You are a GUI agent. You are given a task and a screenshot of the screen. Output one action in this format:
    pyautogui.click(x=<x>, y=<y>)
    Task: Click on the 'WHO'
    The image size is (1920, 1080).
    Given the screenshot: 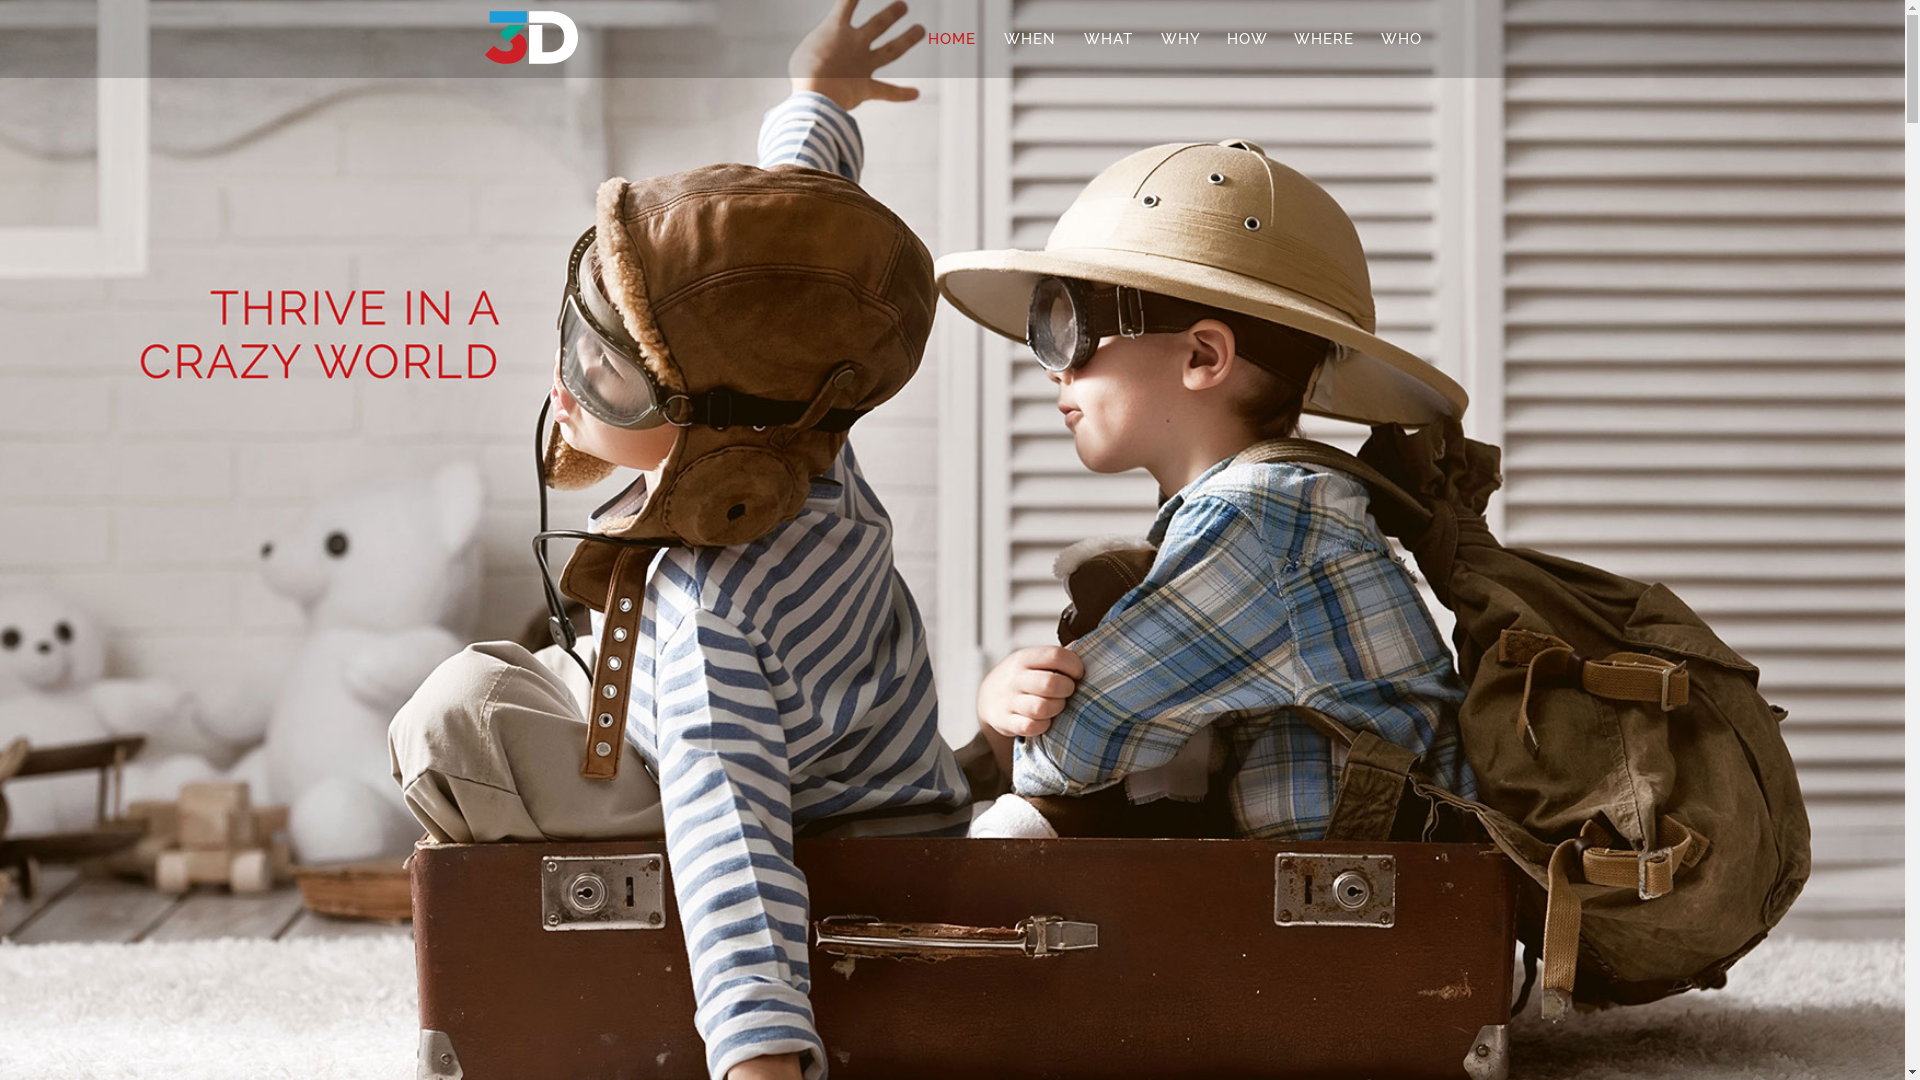 What is the action you would take?
    pyautogui.click(x=1400, y=38)
    